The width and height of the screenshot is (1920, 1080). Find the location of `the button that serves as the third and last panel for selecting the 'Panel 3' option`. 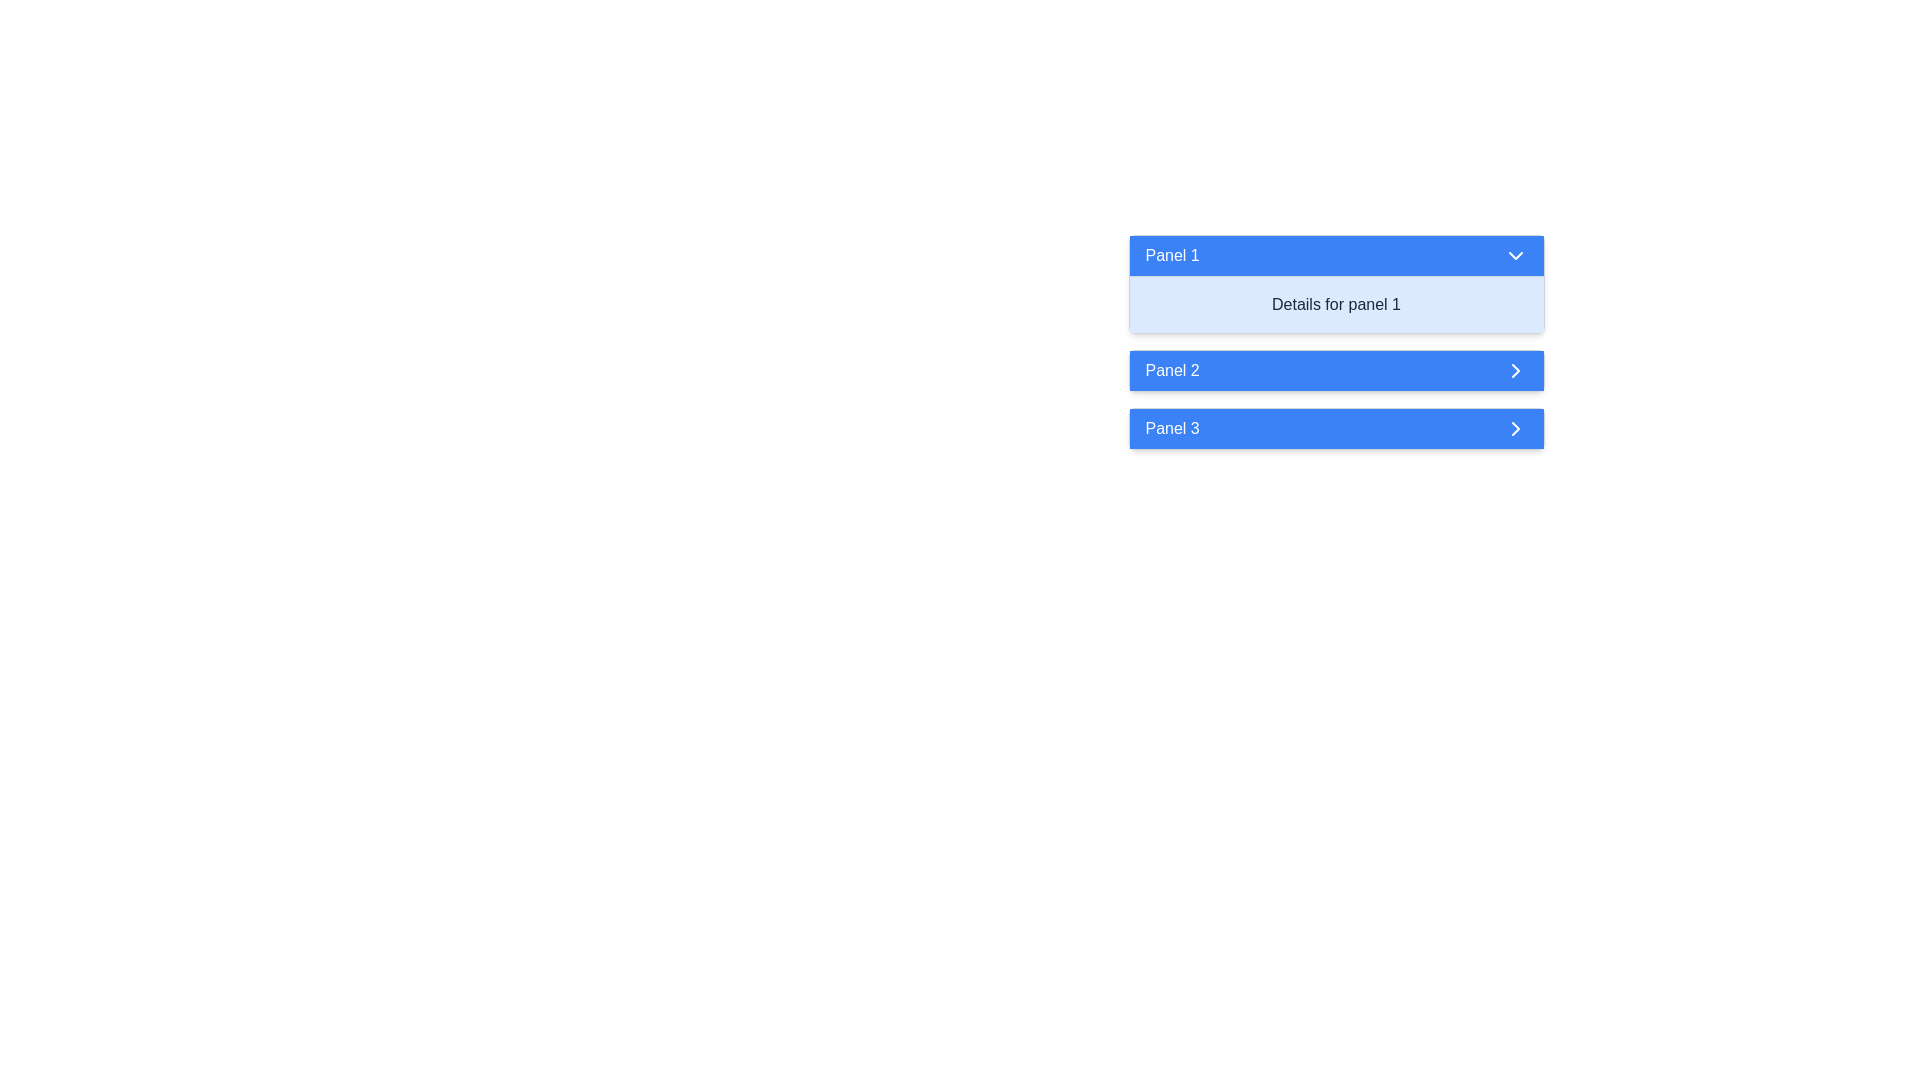

the button that serves as the third and last panel for selecting the 'Panel 3' option is located at coordinates (1336, 427).